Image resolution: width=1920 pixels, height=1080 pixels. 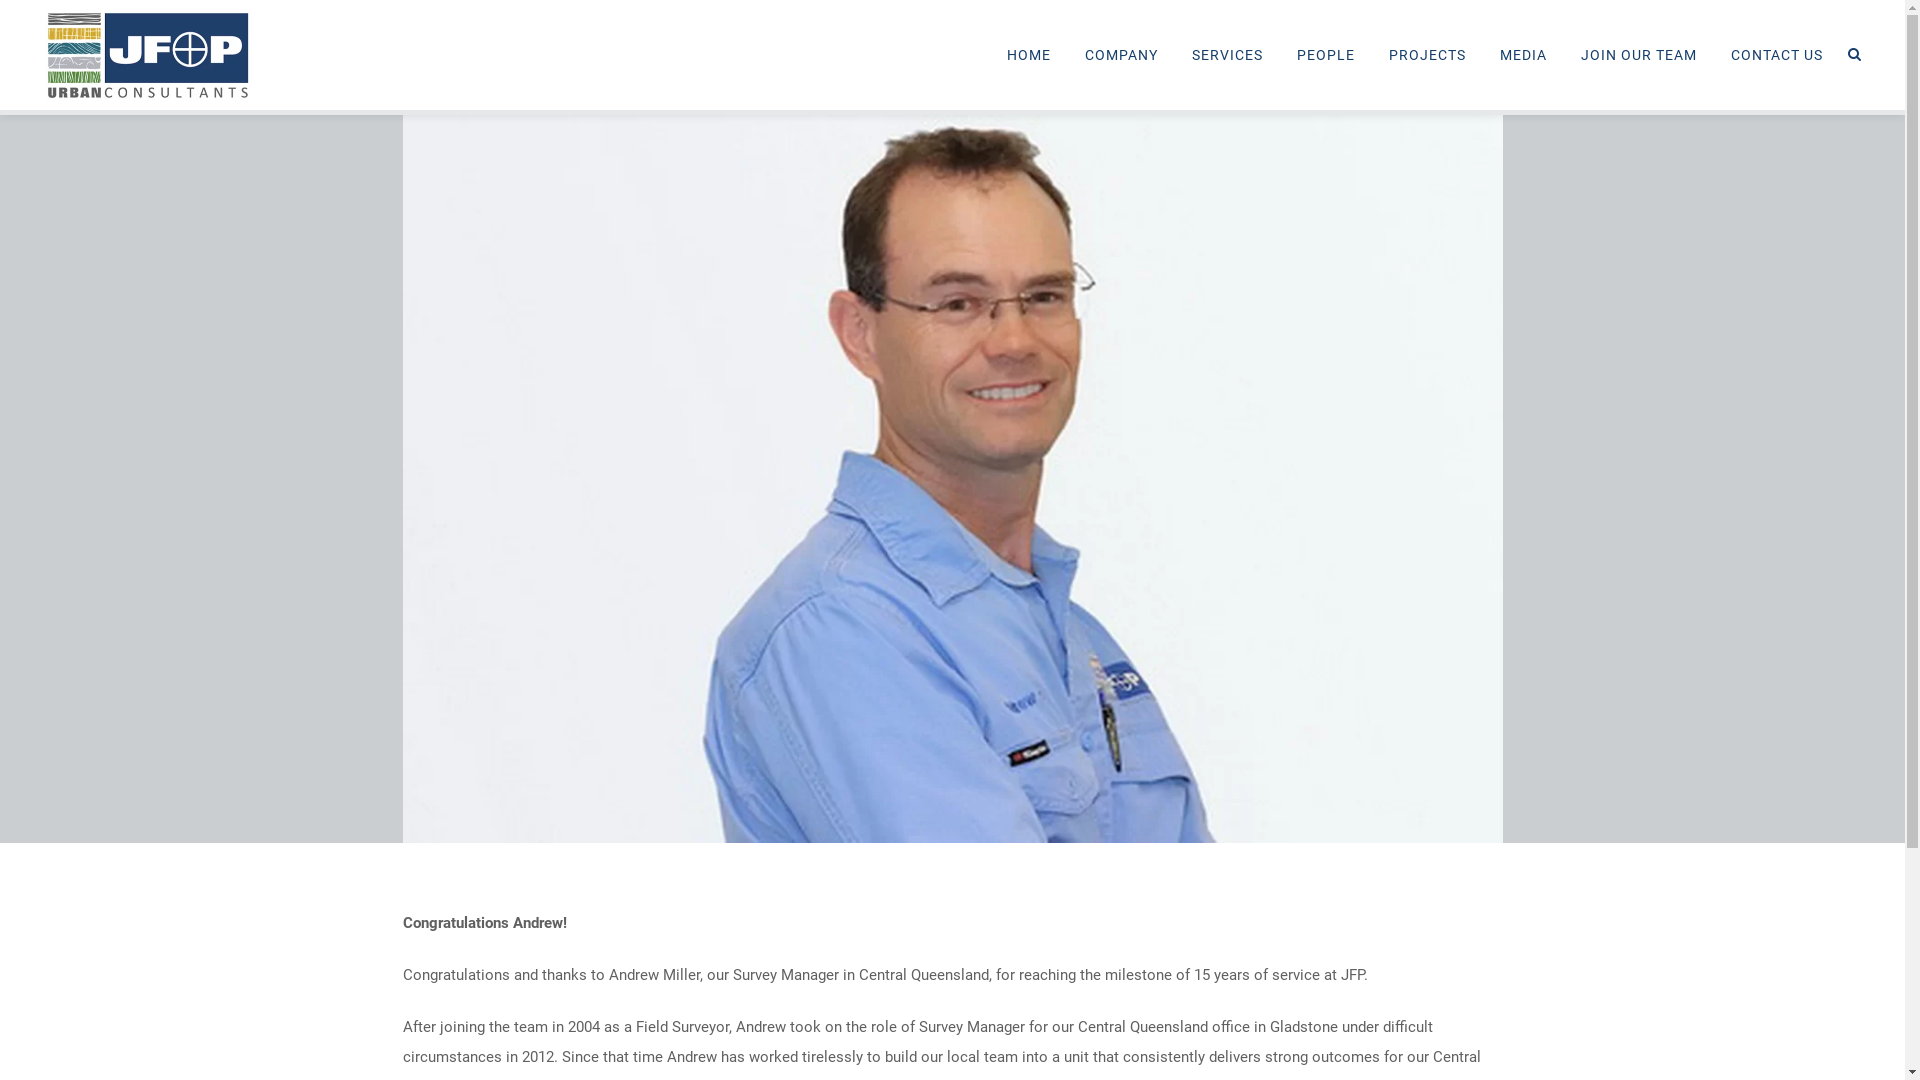 What do you see at coordinates (1776, 53) in the screenshot?
I see `'CONTACT US'` at bounding box center [1776, 53].